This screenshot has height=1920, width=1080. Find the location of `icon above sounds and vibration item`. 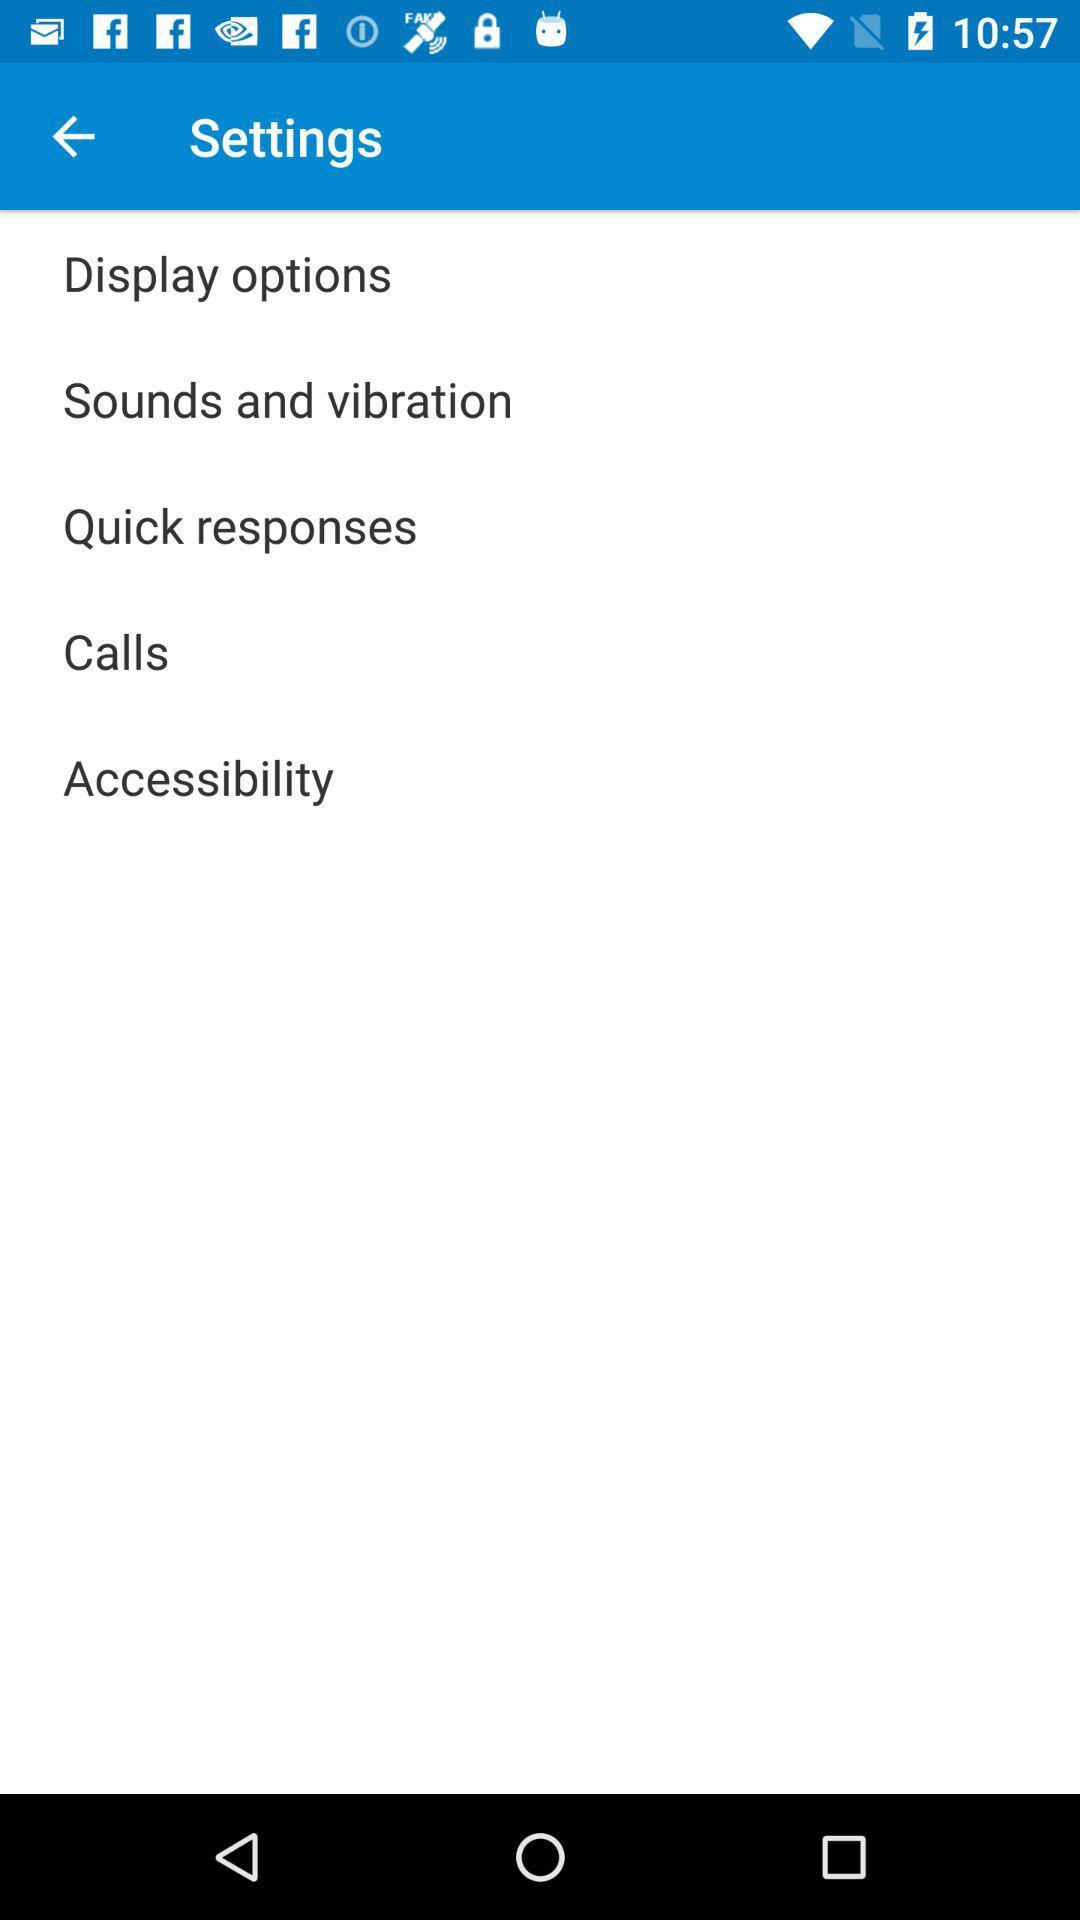

icon above sounds and vibration item is located at coordinates (226, 272).